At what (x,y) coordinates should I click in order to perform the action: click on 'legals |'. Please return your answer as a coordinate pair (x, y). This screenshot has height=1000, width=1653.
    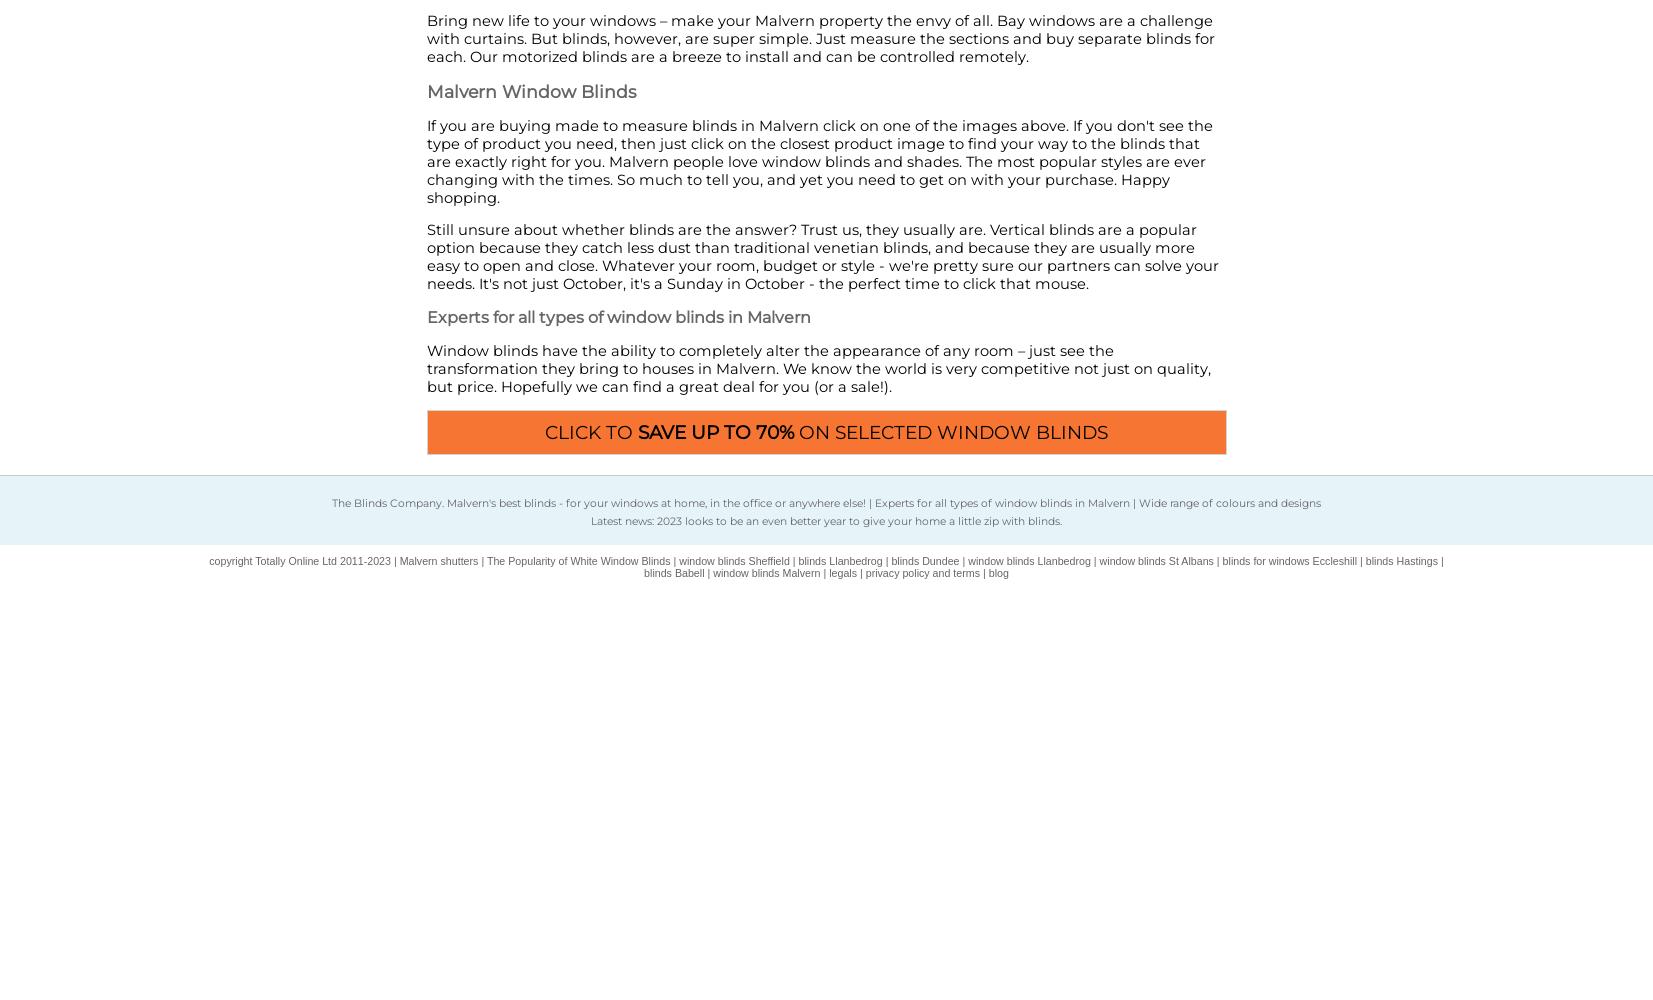
    Looking at the image, I should click on (828, 572).